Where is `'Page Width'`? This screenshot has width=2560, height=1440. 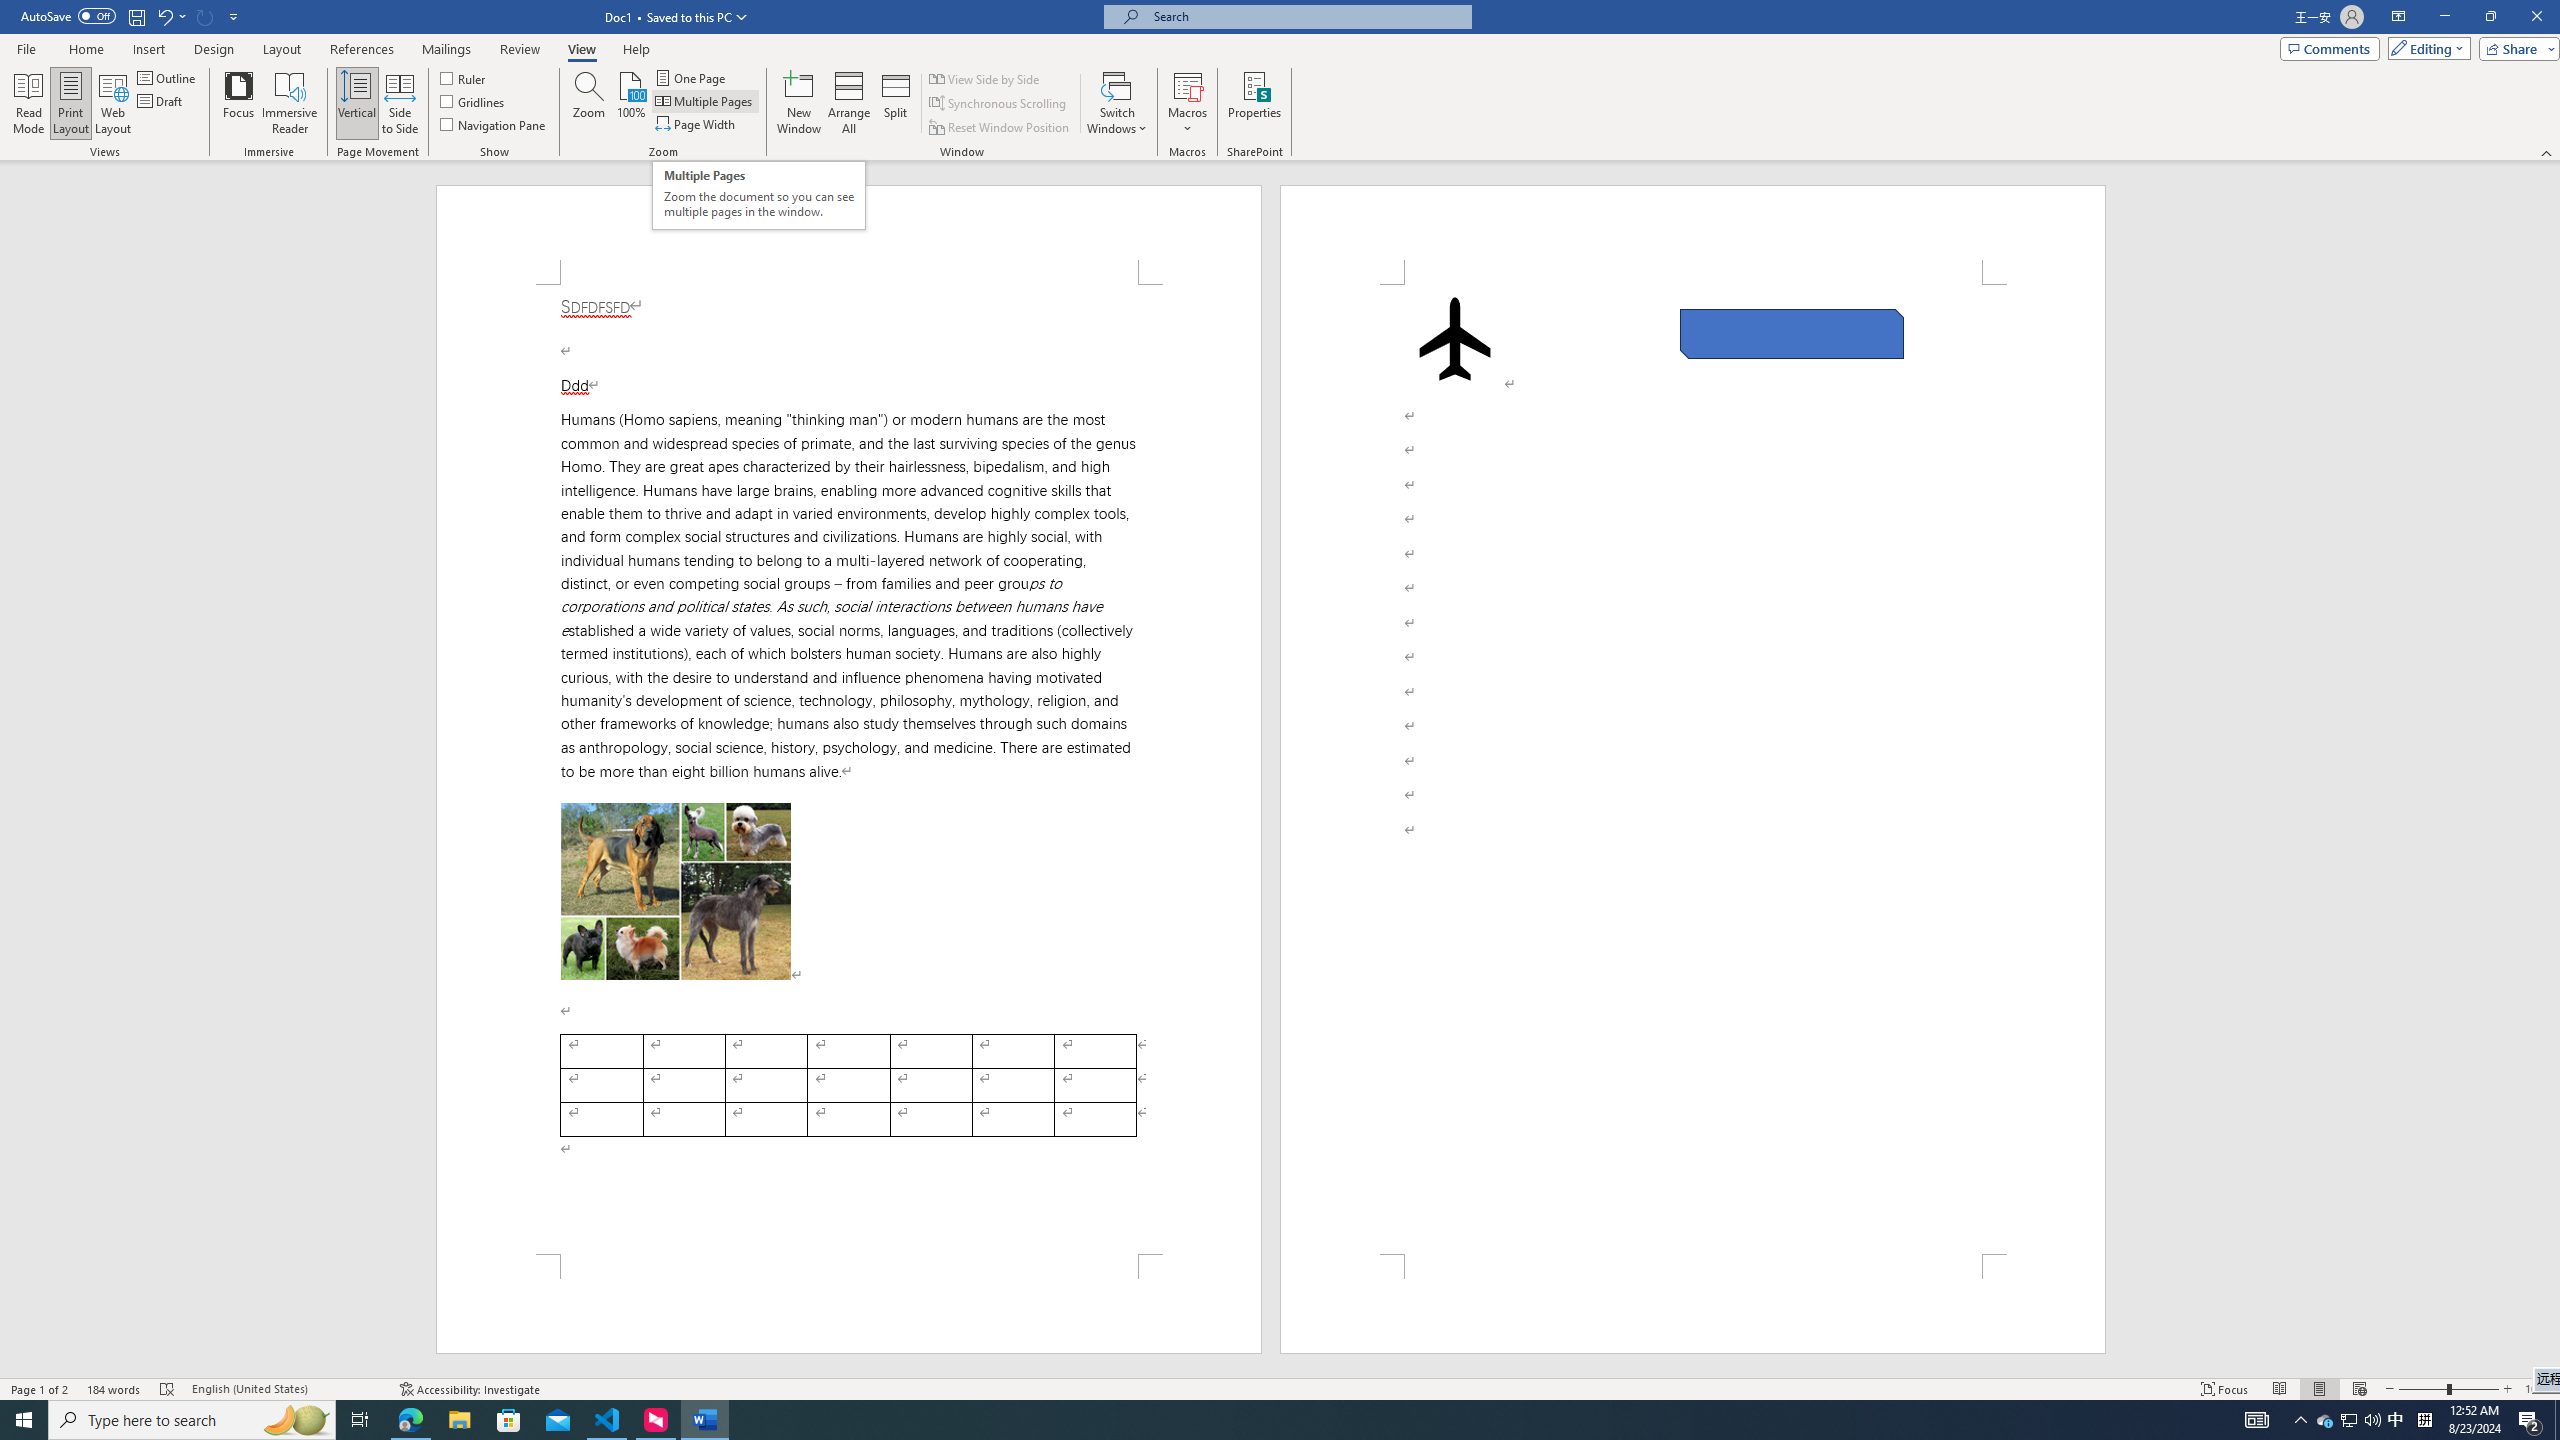 'Page Width' is located at coordinates (697, 122).